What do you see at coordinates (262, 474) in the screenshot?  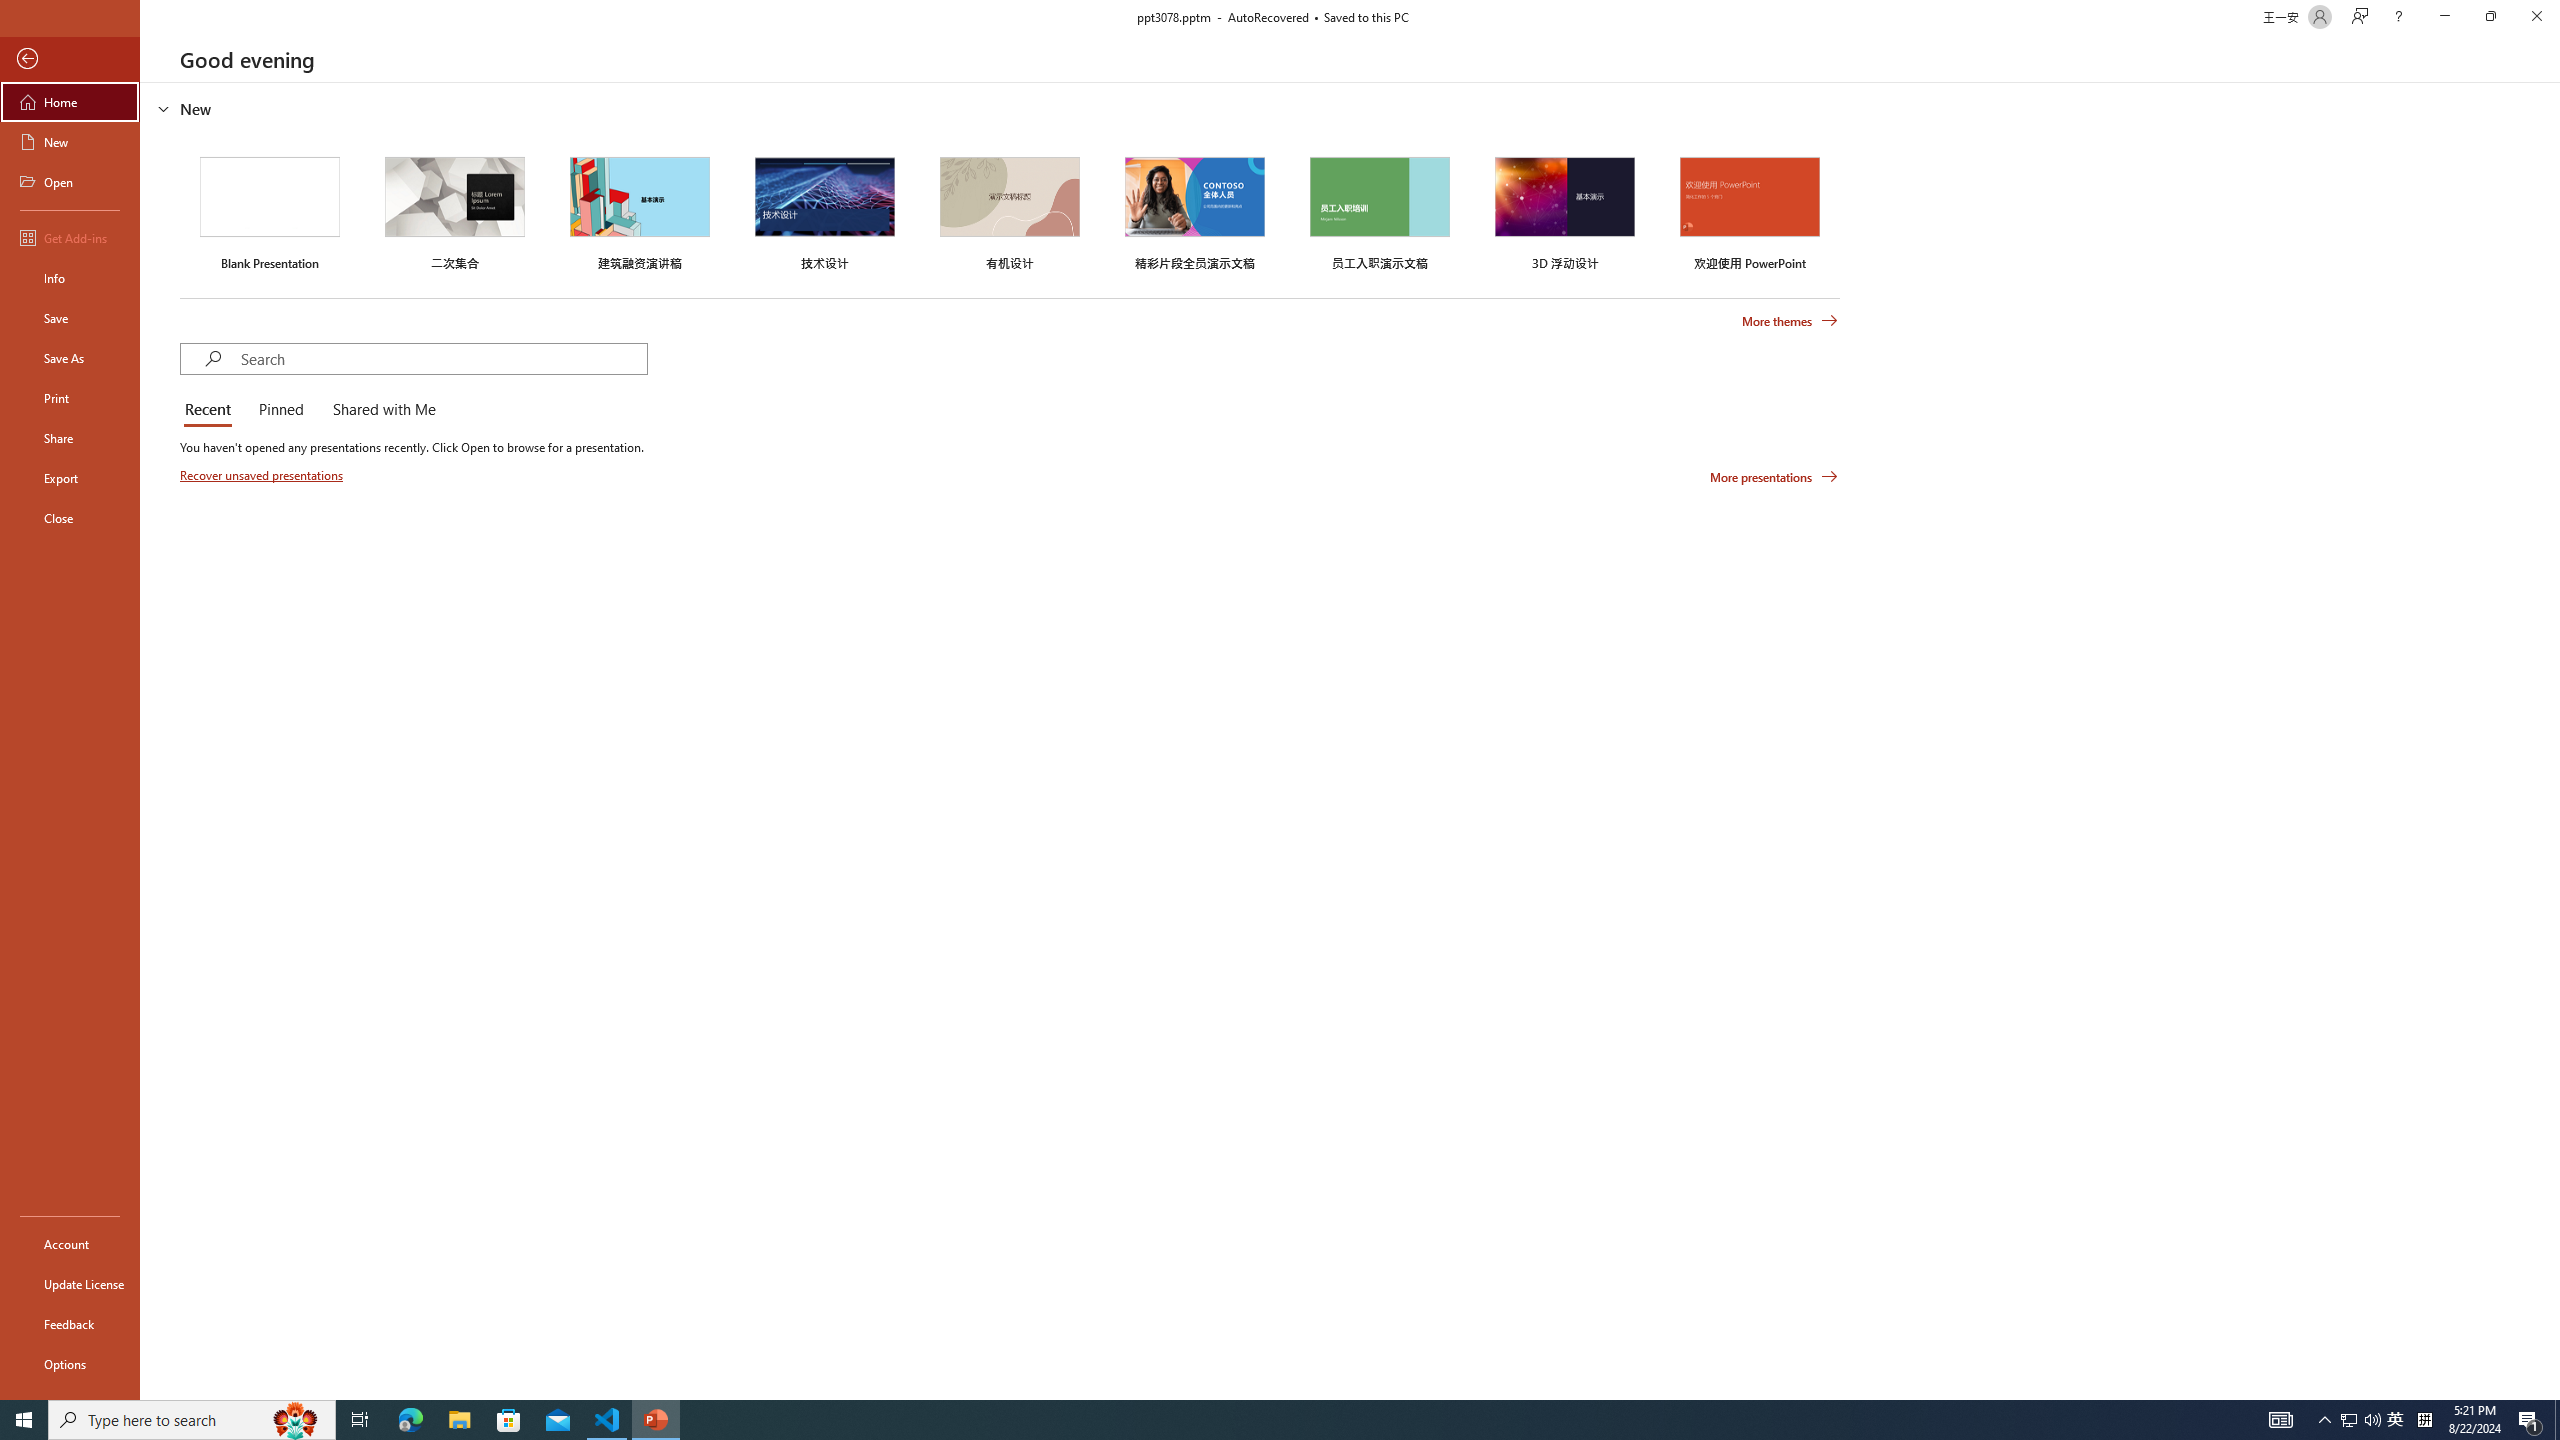 I see `'Recover unsaved presentations'` at bounding box center [262, 474].